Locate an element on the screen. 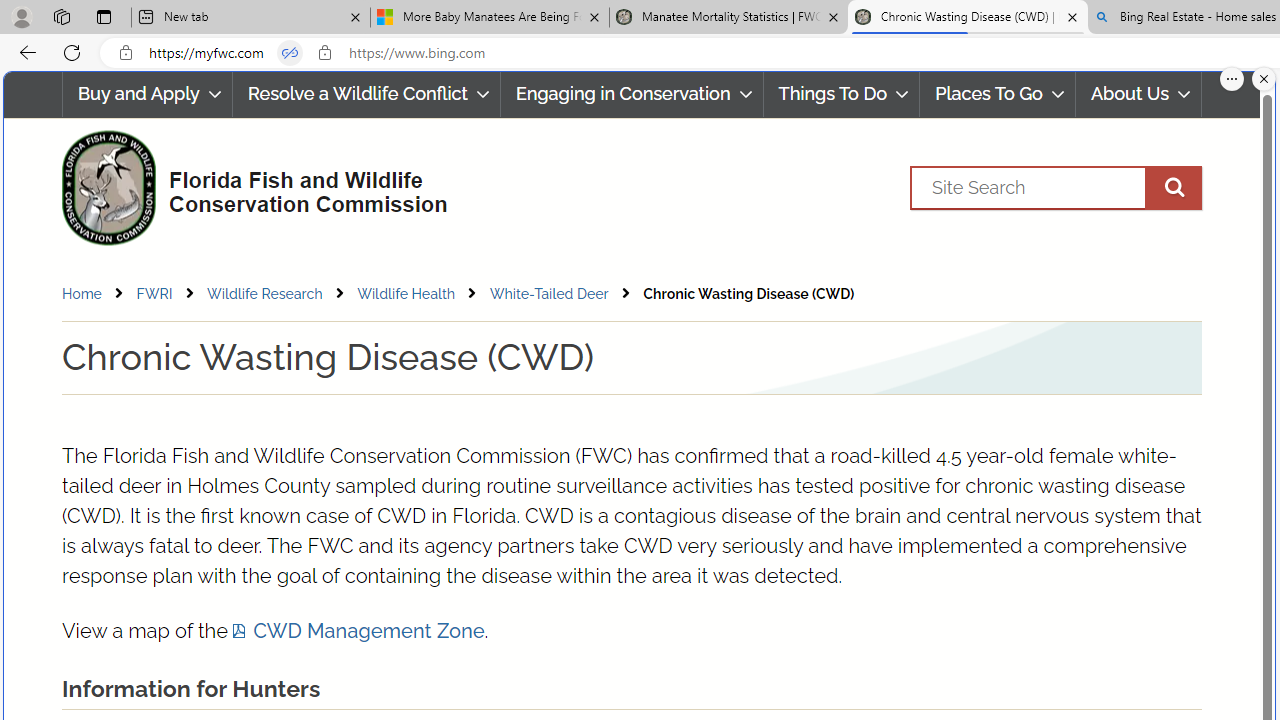 This screenshot has width=1280, height=720. 'Wildlife Health' is located at coordinates (420, 293).